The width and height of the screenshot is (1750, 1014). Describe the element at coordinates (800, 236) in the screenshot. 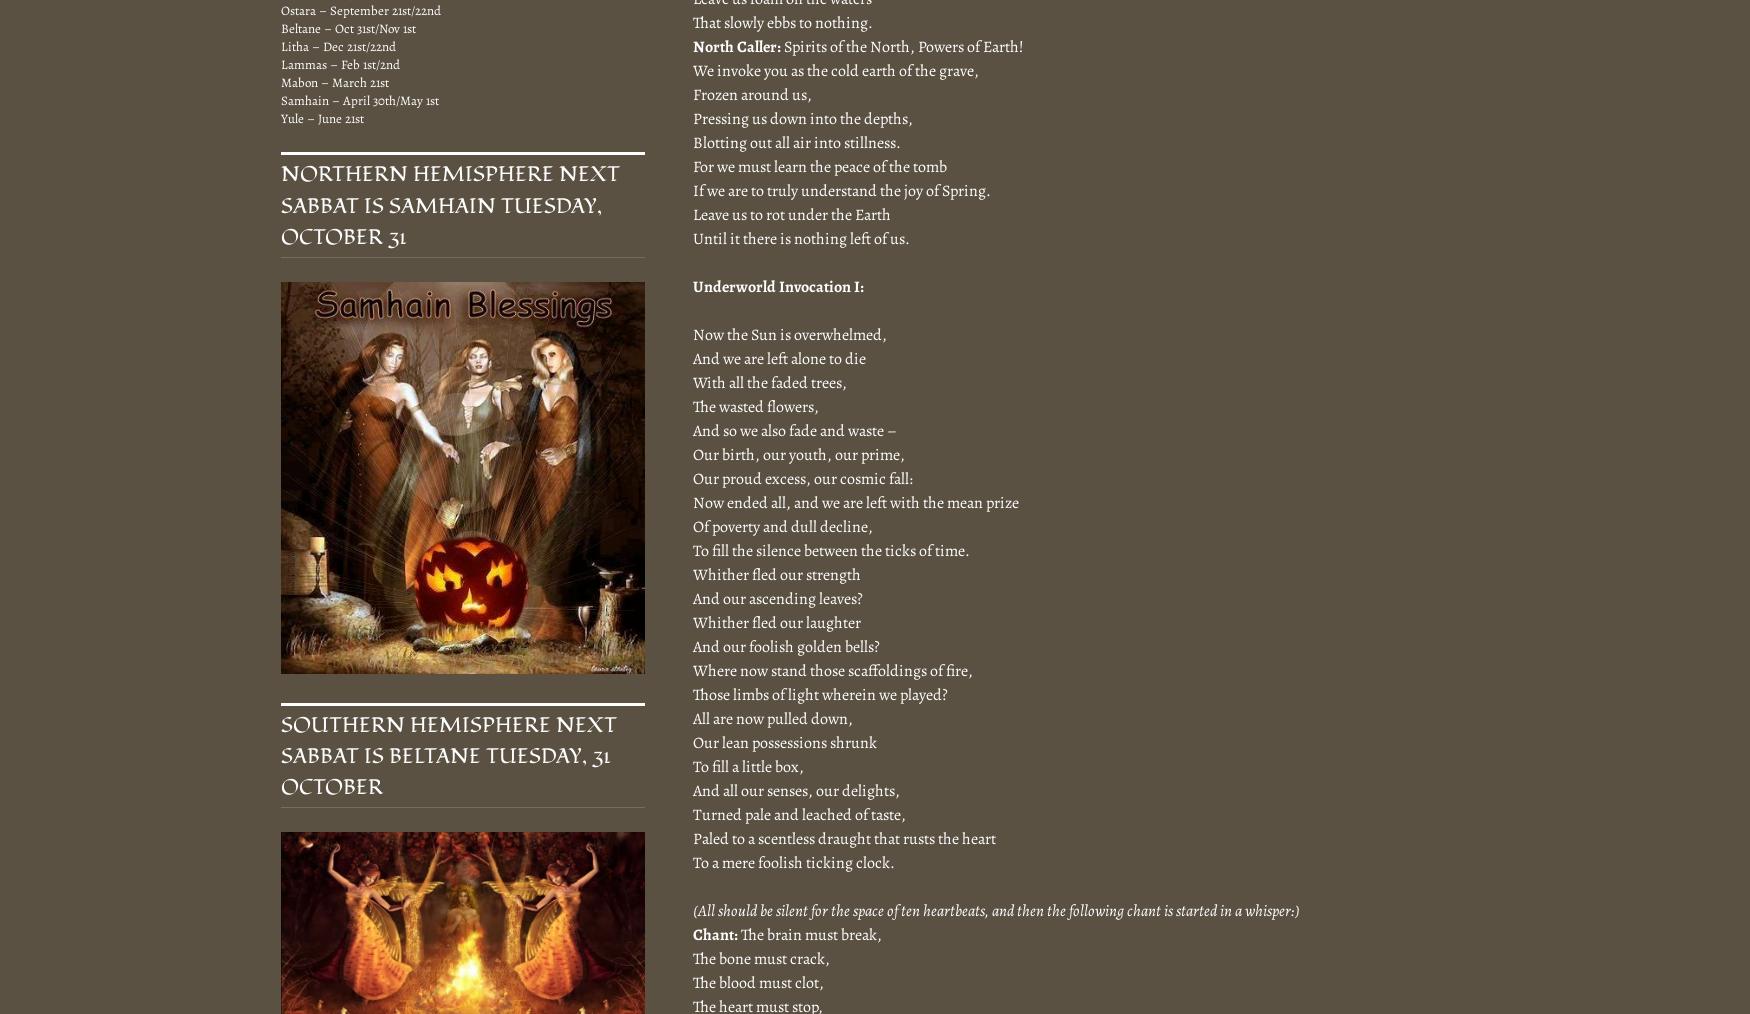

I see `'Until it there is nothing left of us.'` at that location.